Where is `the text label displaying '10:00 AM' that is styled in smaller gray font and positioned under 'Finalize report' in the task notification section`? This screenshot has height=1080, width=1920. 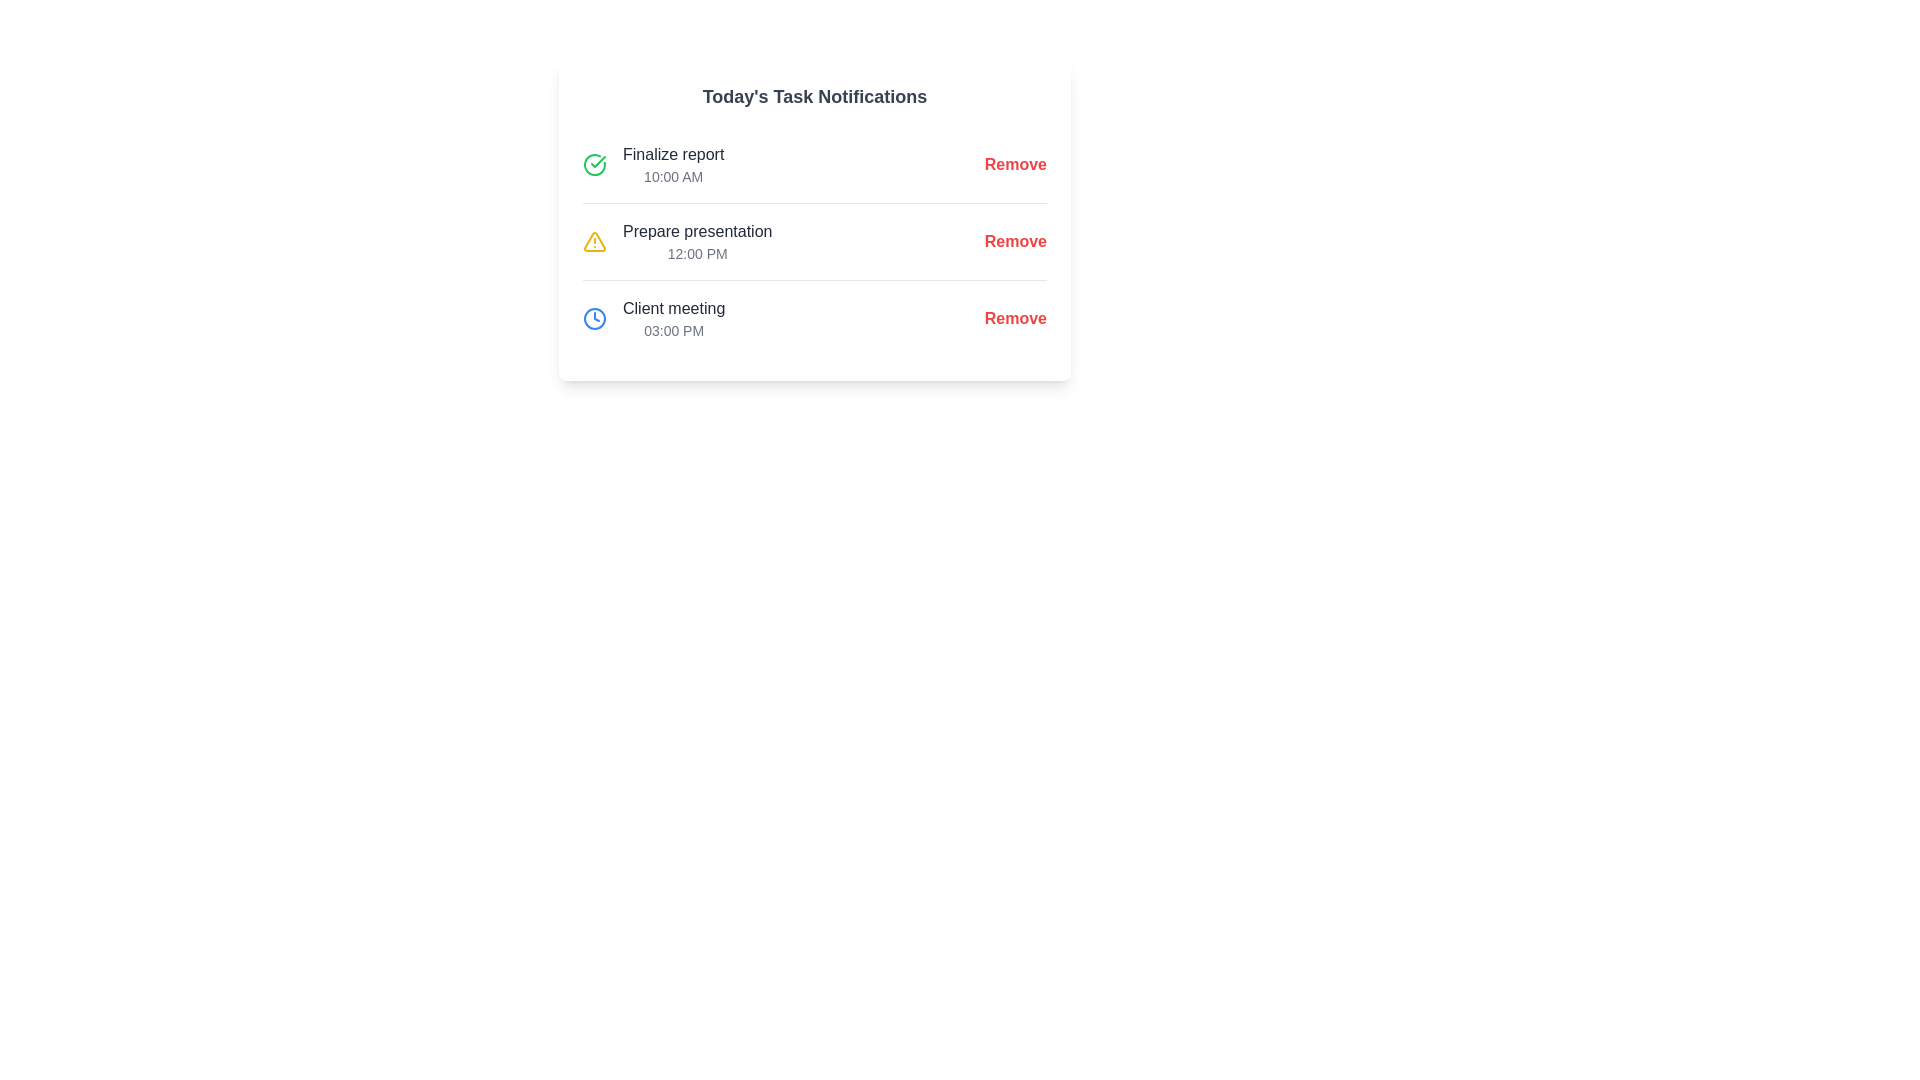 the text label displaying '10:00 AM' that is styled in smaller gray font and positioned under 'Finalize report' in the task notification section is located at coordinates (673, 176).